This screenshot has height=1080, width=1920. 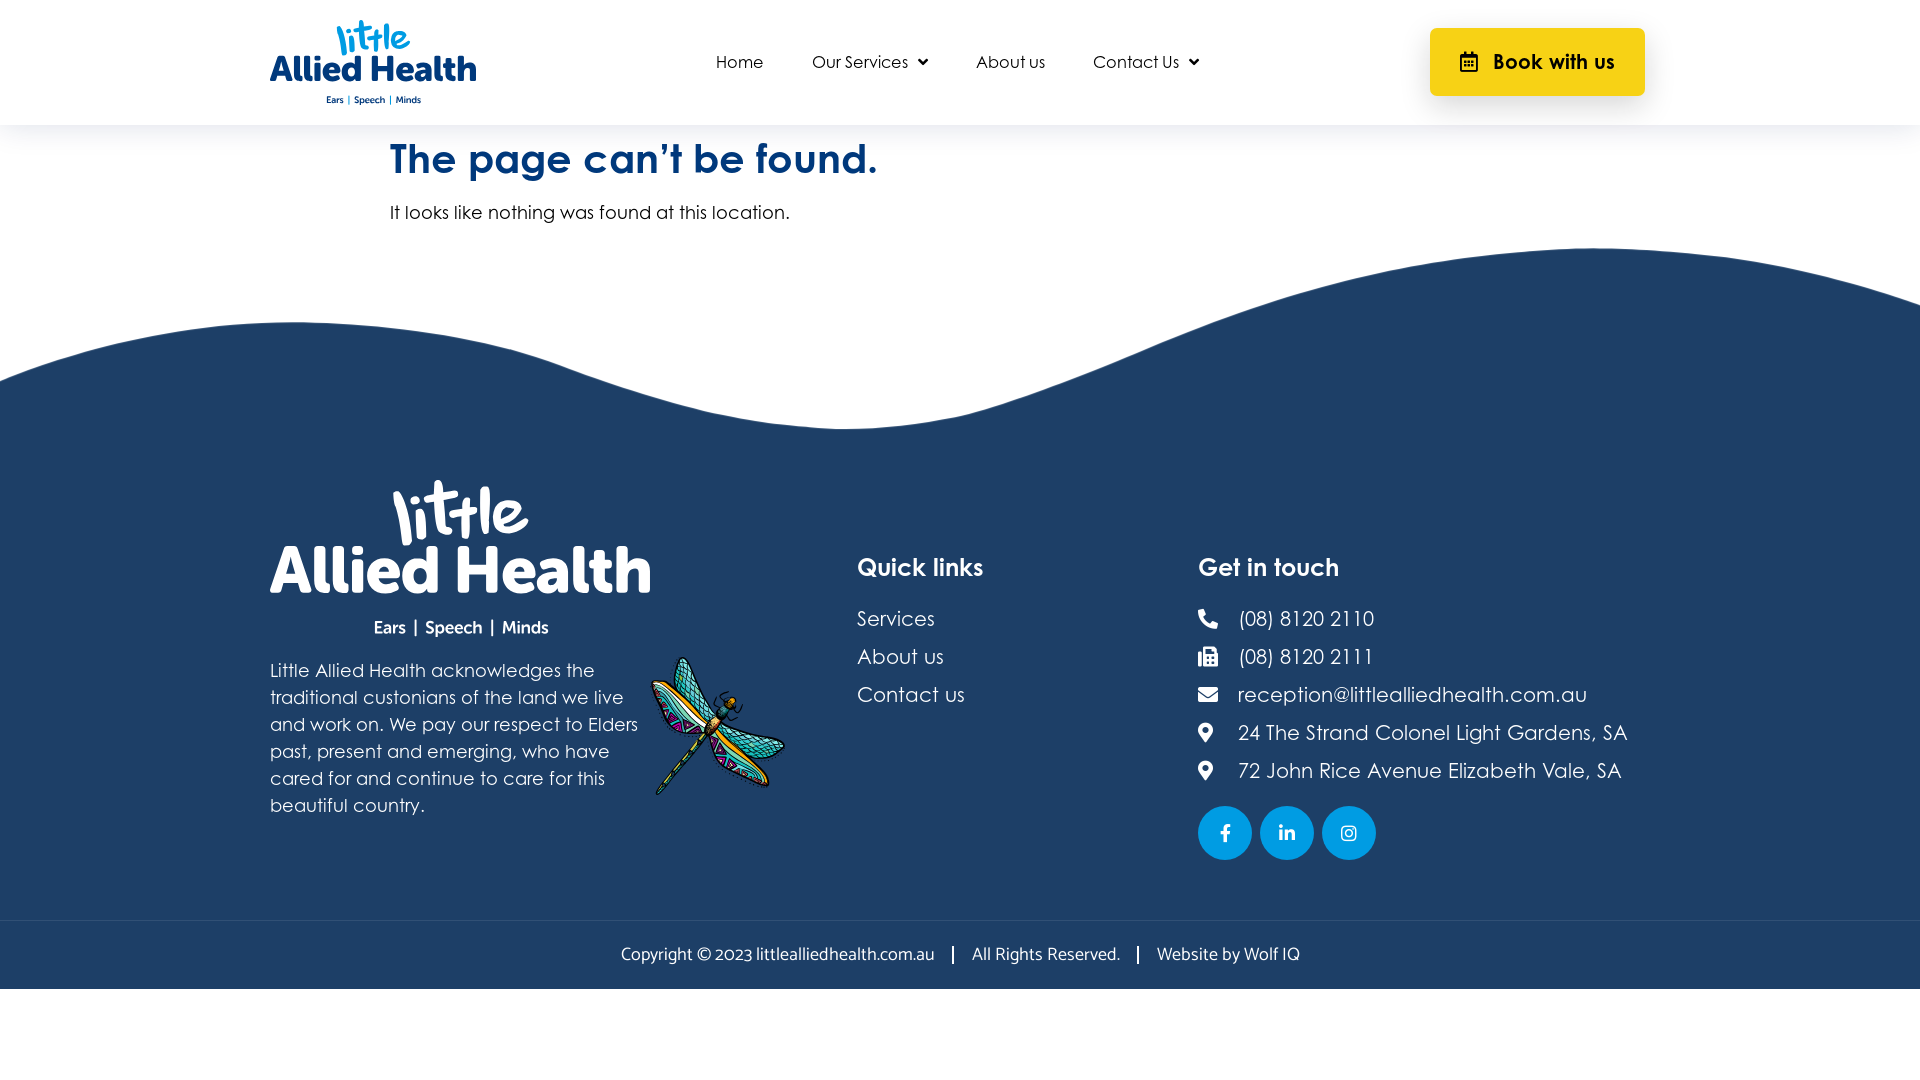 I want to click on 'reception@littlealliedhealth.com.au', so click(x=1420, y=693).